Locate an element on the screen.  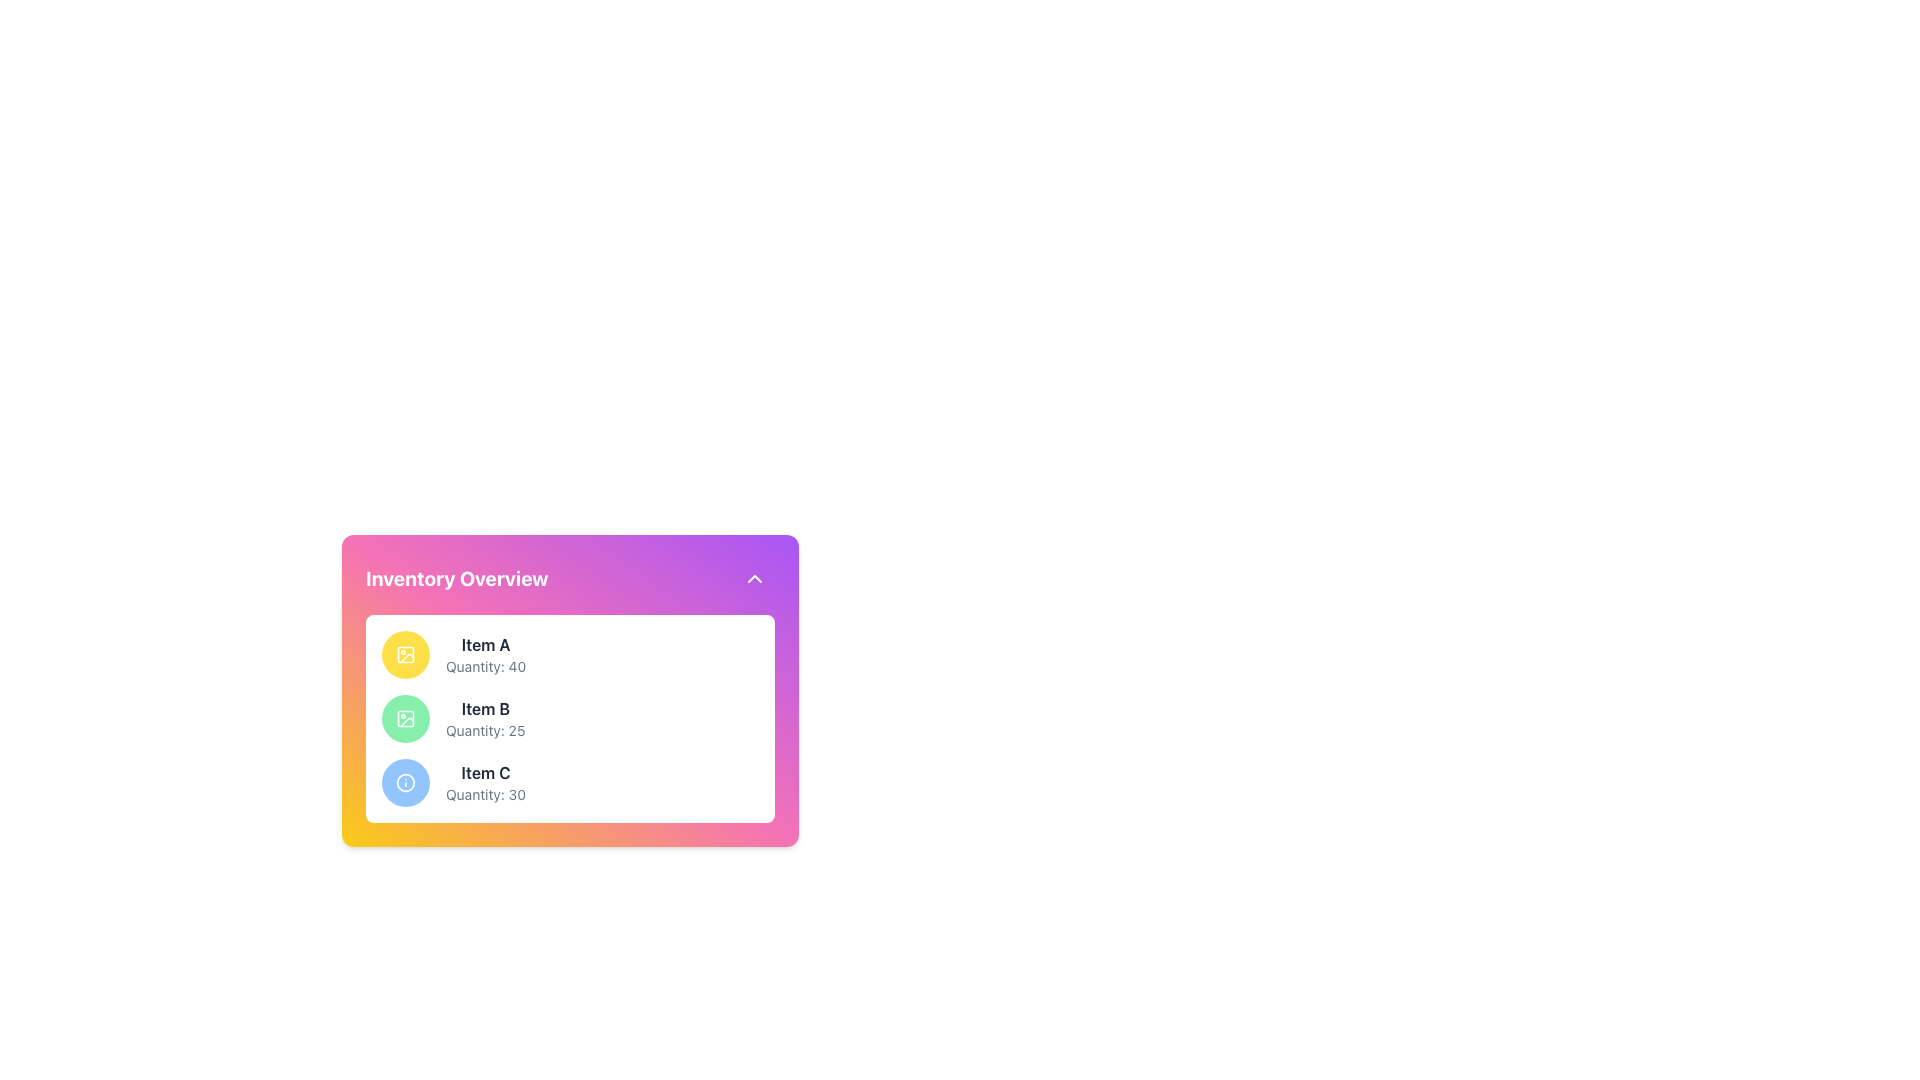
the List Item displaying 'Item B' with quantity '25' in the Inventory Overview dialog is located at coordinates (569, 703).